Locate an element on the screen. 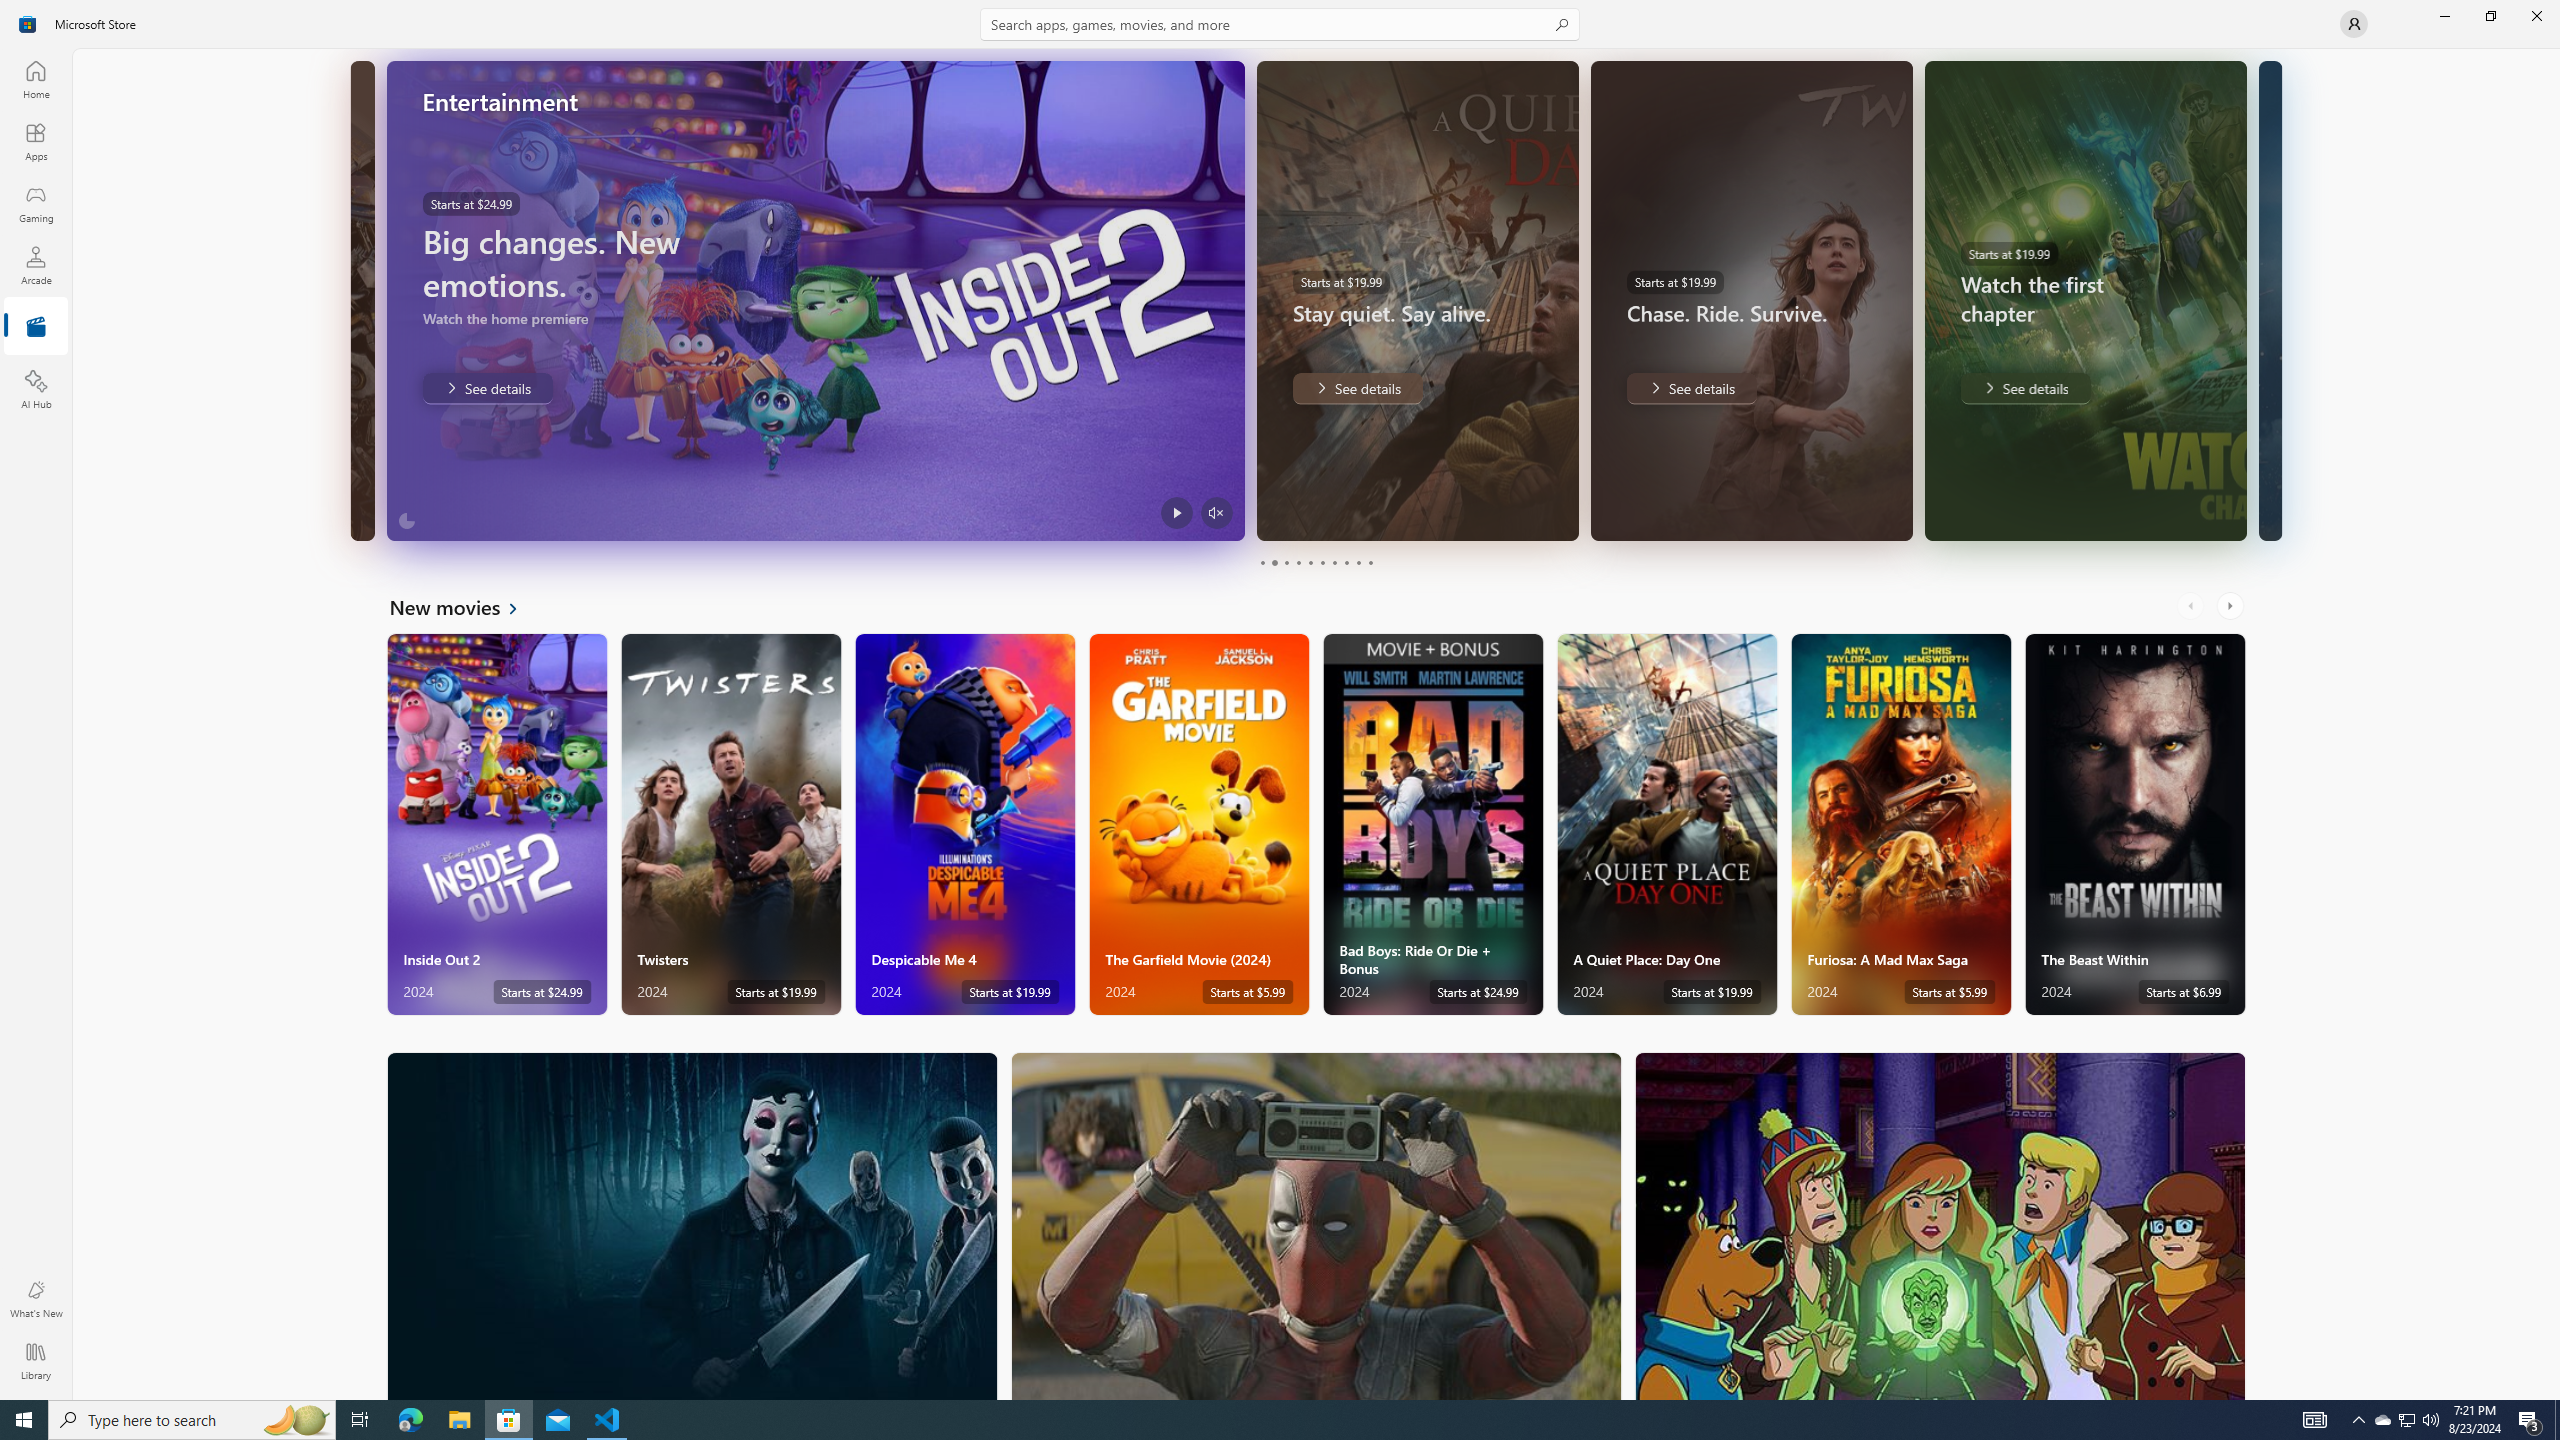 The width and height of the screenshot is (2560, 1440). 'Play Trailer' is located at coordinates (1175, 512).